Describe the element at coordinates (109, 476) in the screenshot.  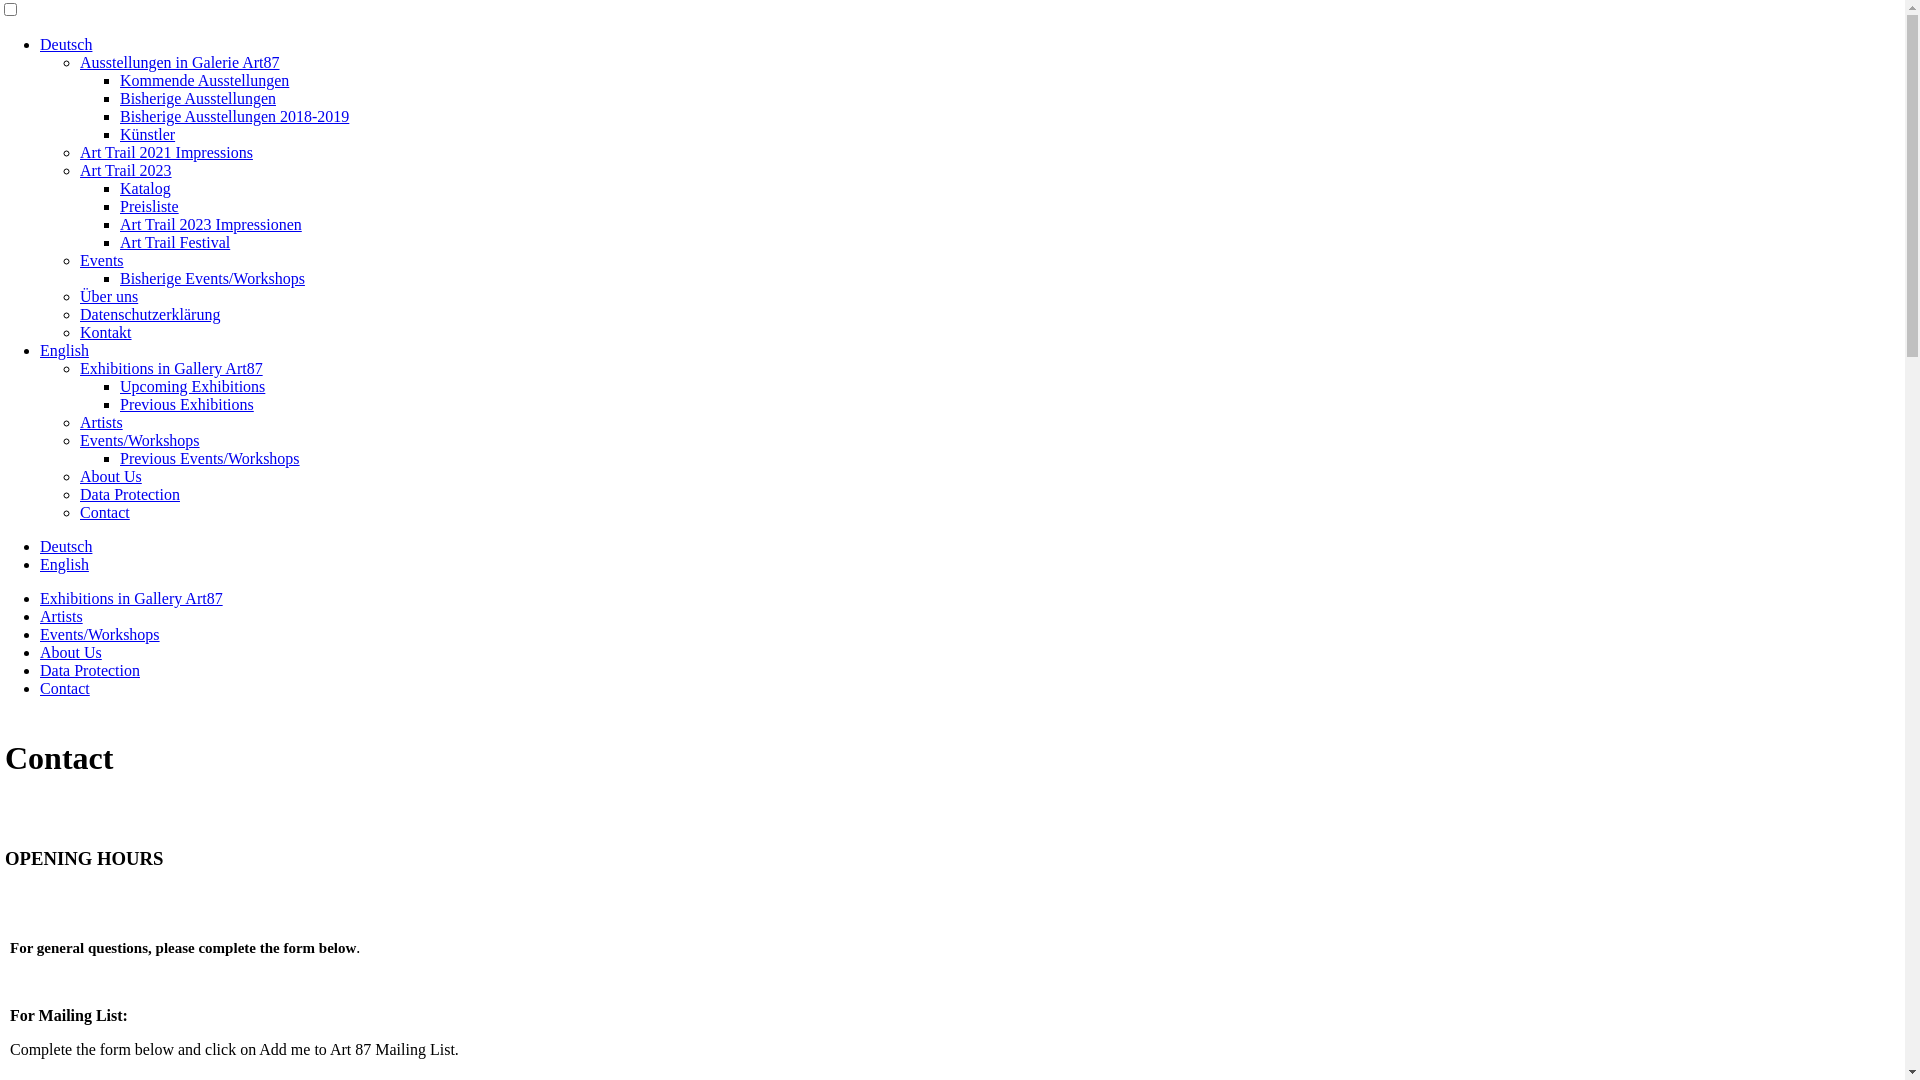
I see `'About Us'` at that location.